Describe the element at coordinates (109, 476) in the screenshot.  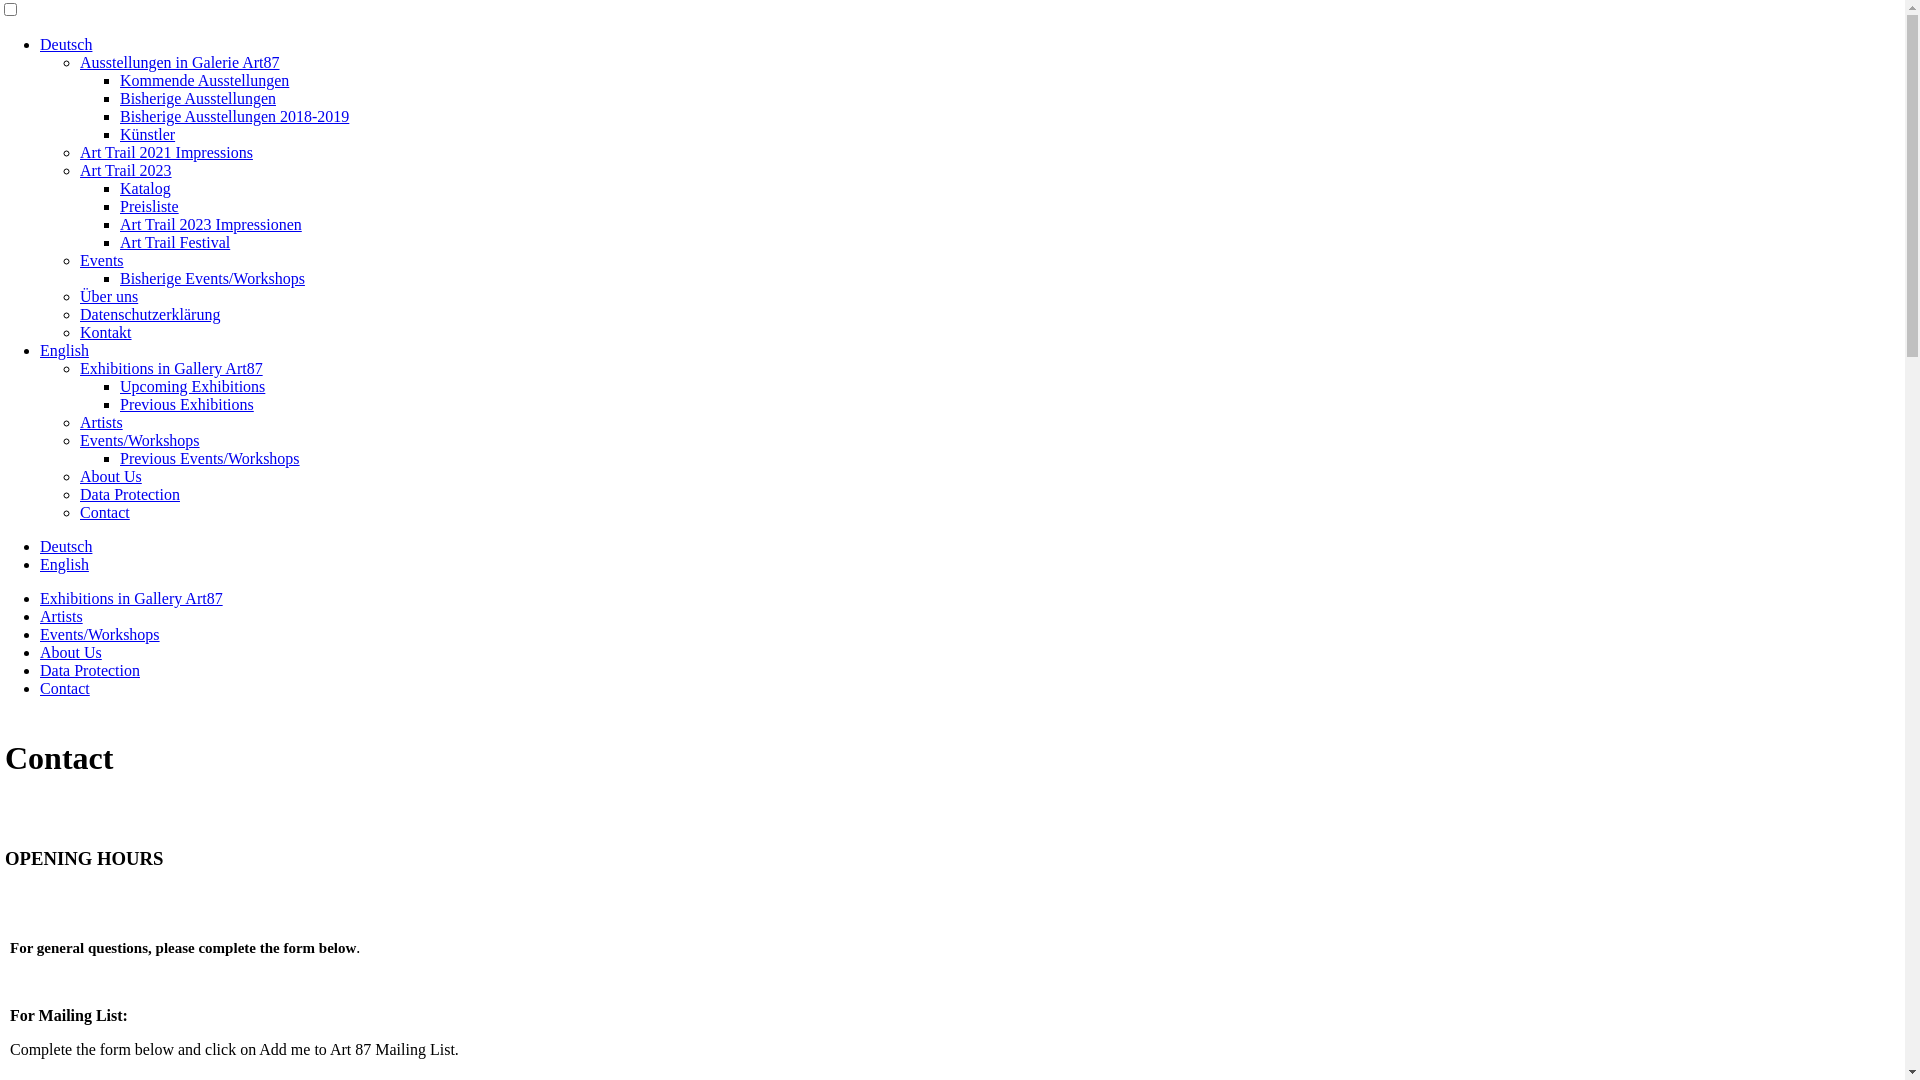
I see `'About Us'` at that location.